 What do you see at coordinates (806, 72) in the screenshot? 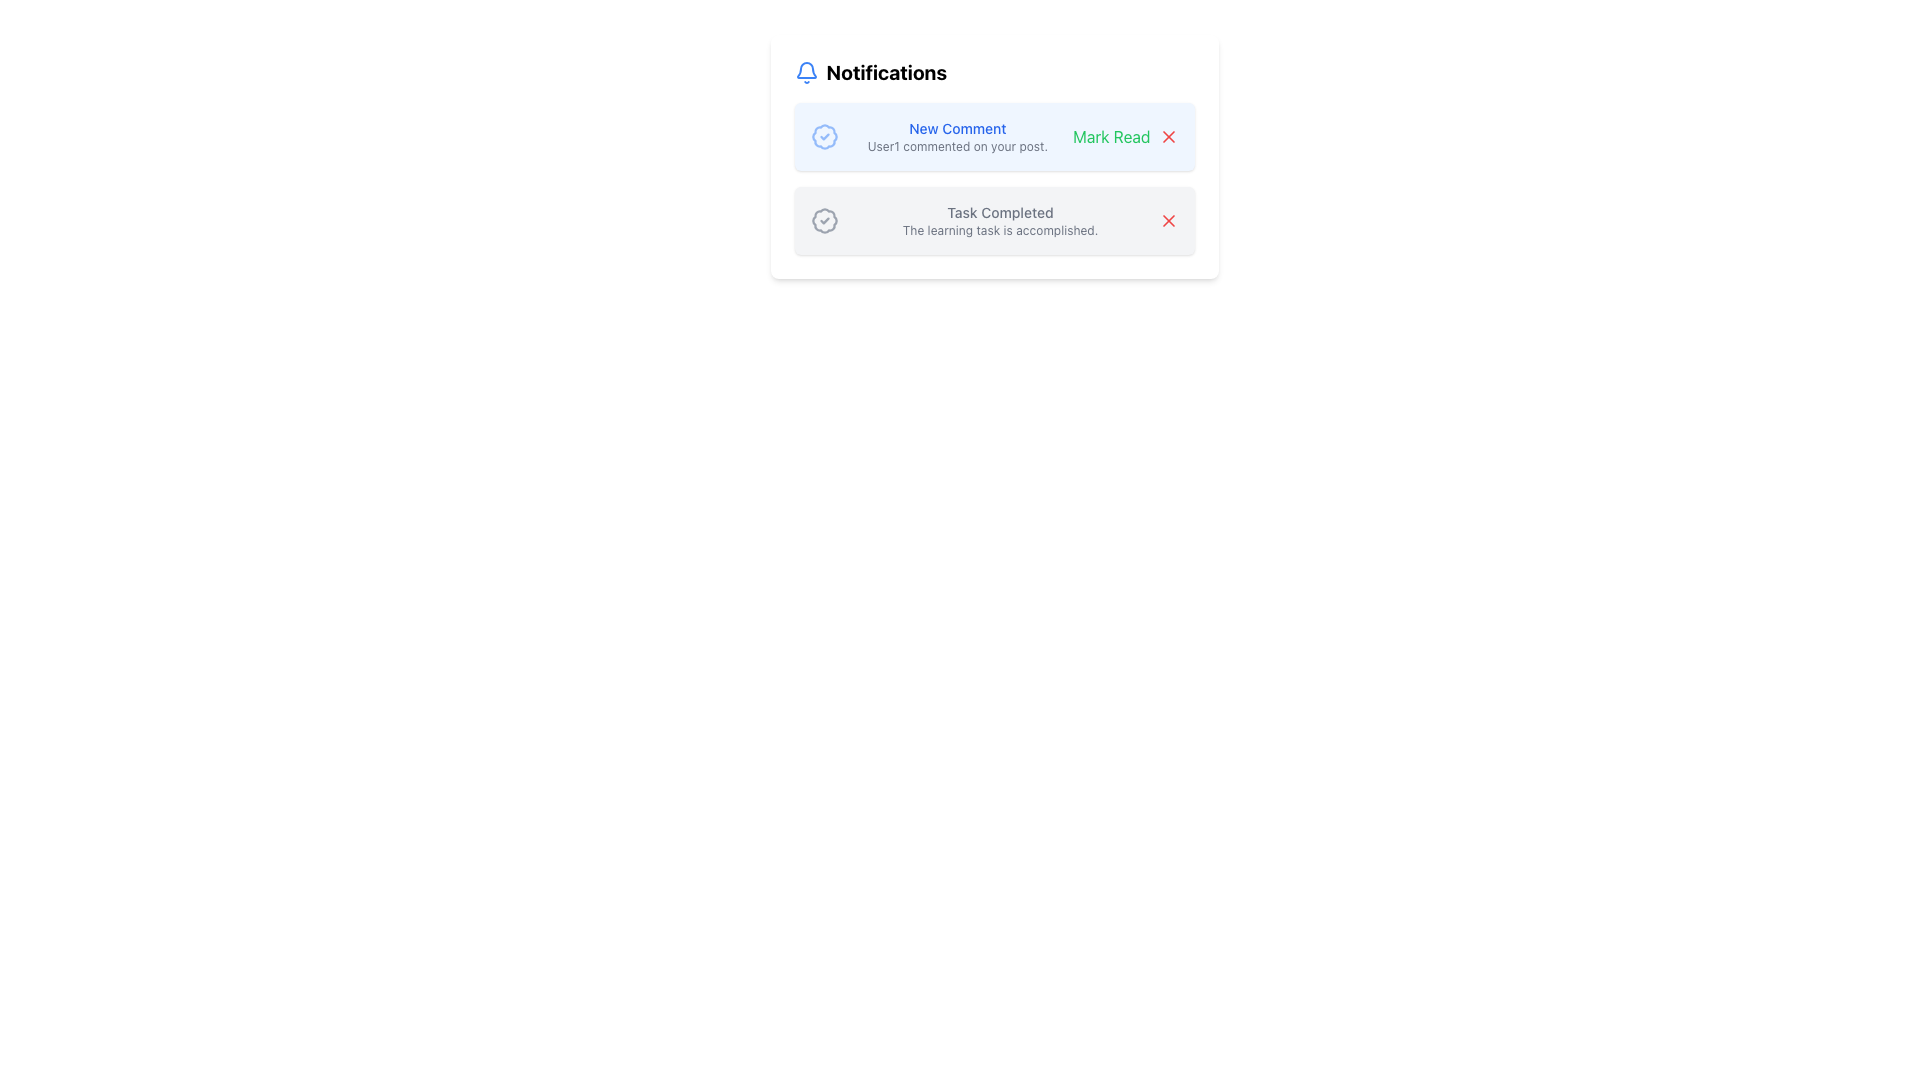
I see `the notification icon located in the top-left corner of the 'Notifications' section, which precedes the section title 'Notifications'` at bounding box center [806, 72].